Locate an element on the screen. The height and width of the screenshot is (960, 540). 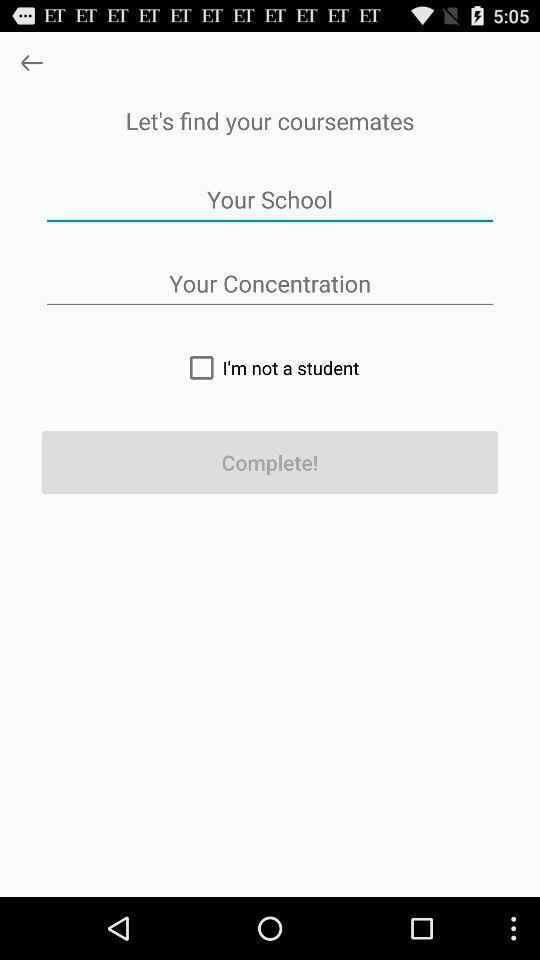
checkbox below i m not is located at coordinates (270, 462).